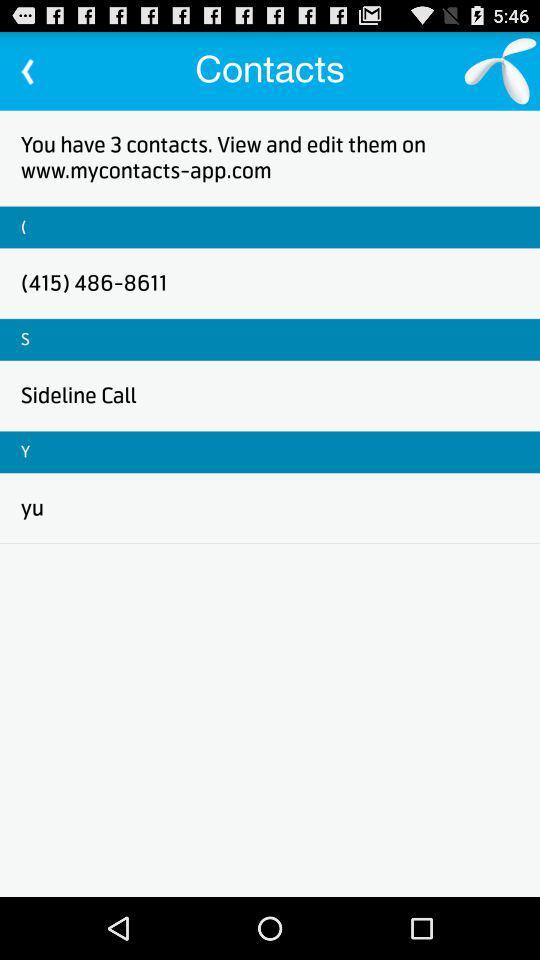  I want to click on s, so click(24, 339).